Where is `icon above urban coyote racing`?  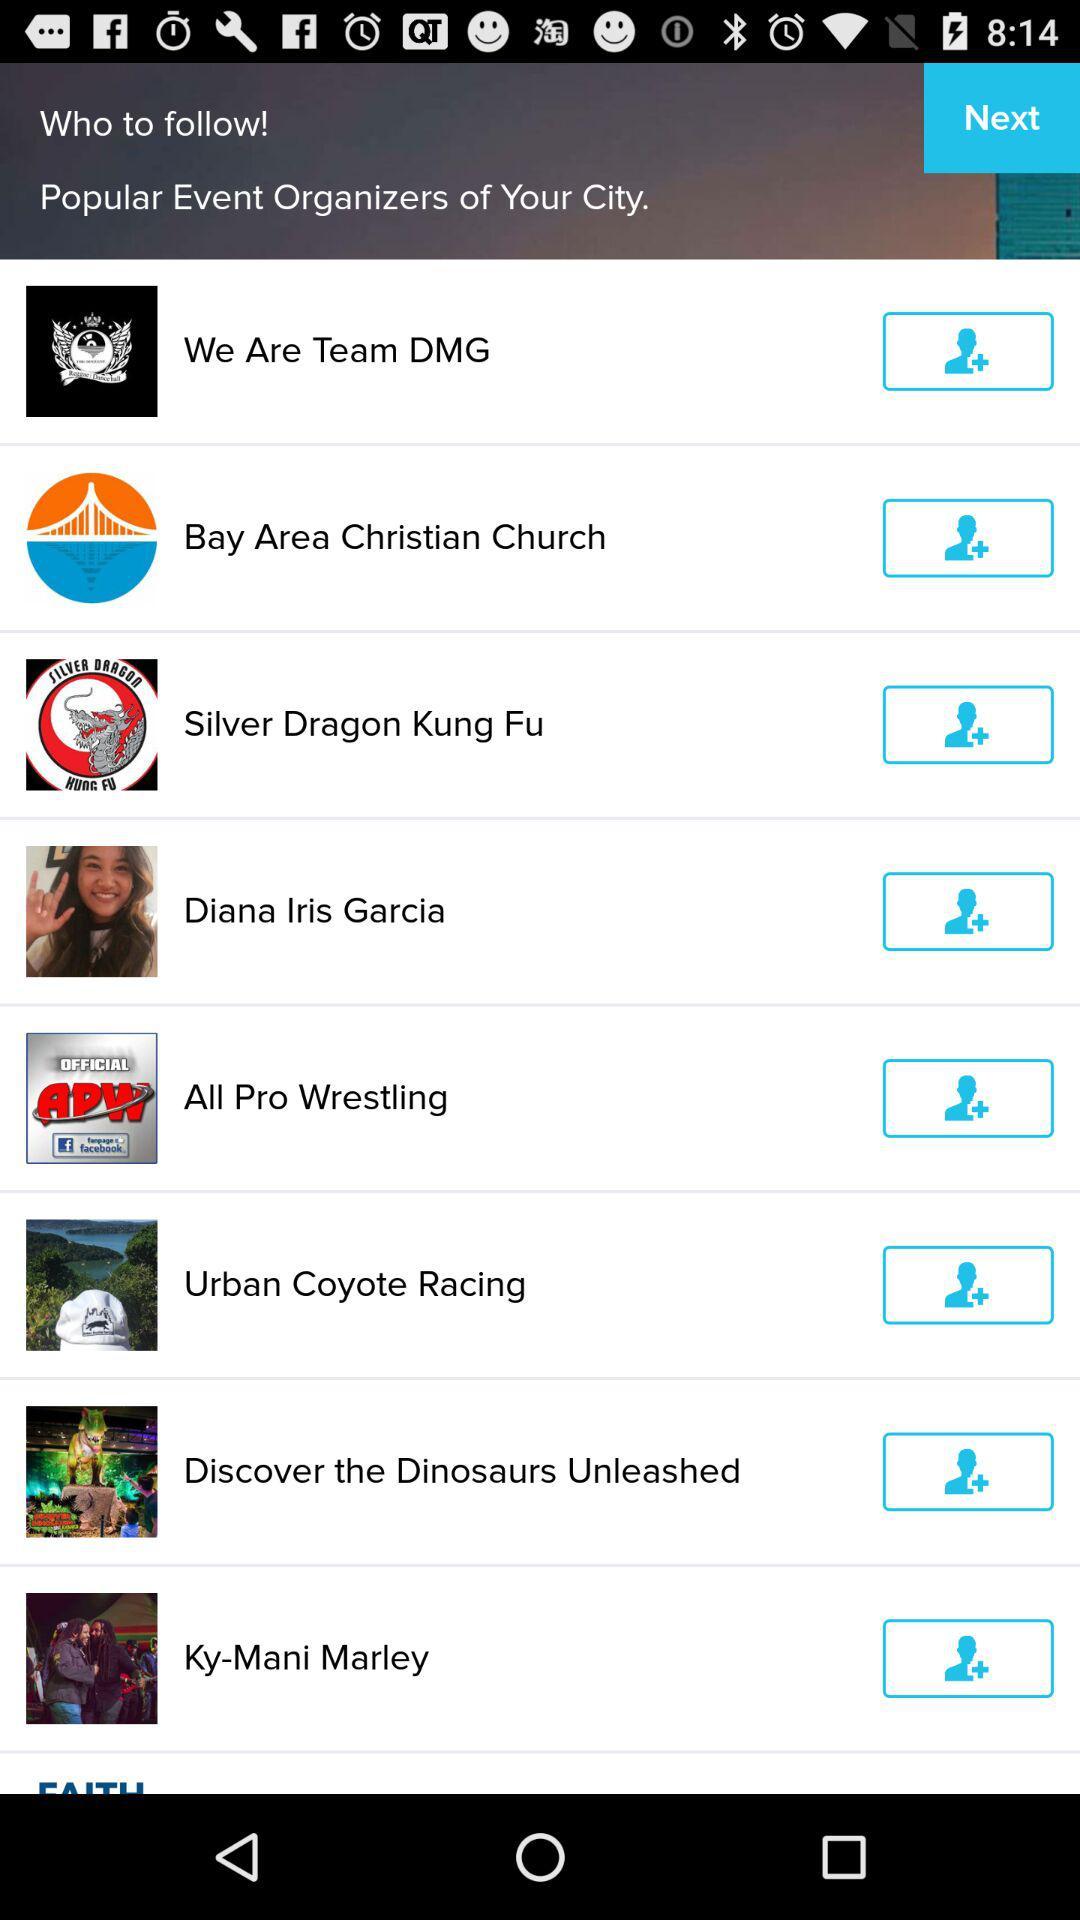
icon above urban coyote racing is located at coordinates (519, 1097).